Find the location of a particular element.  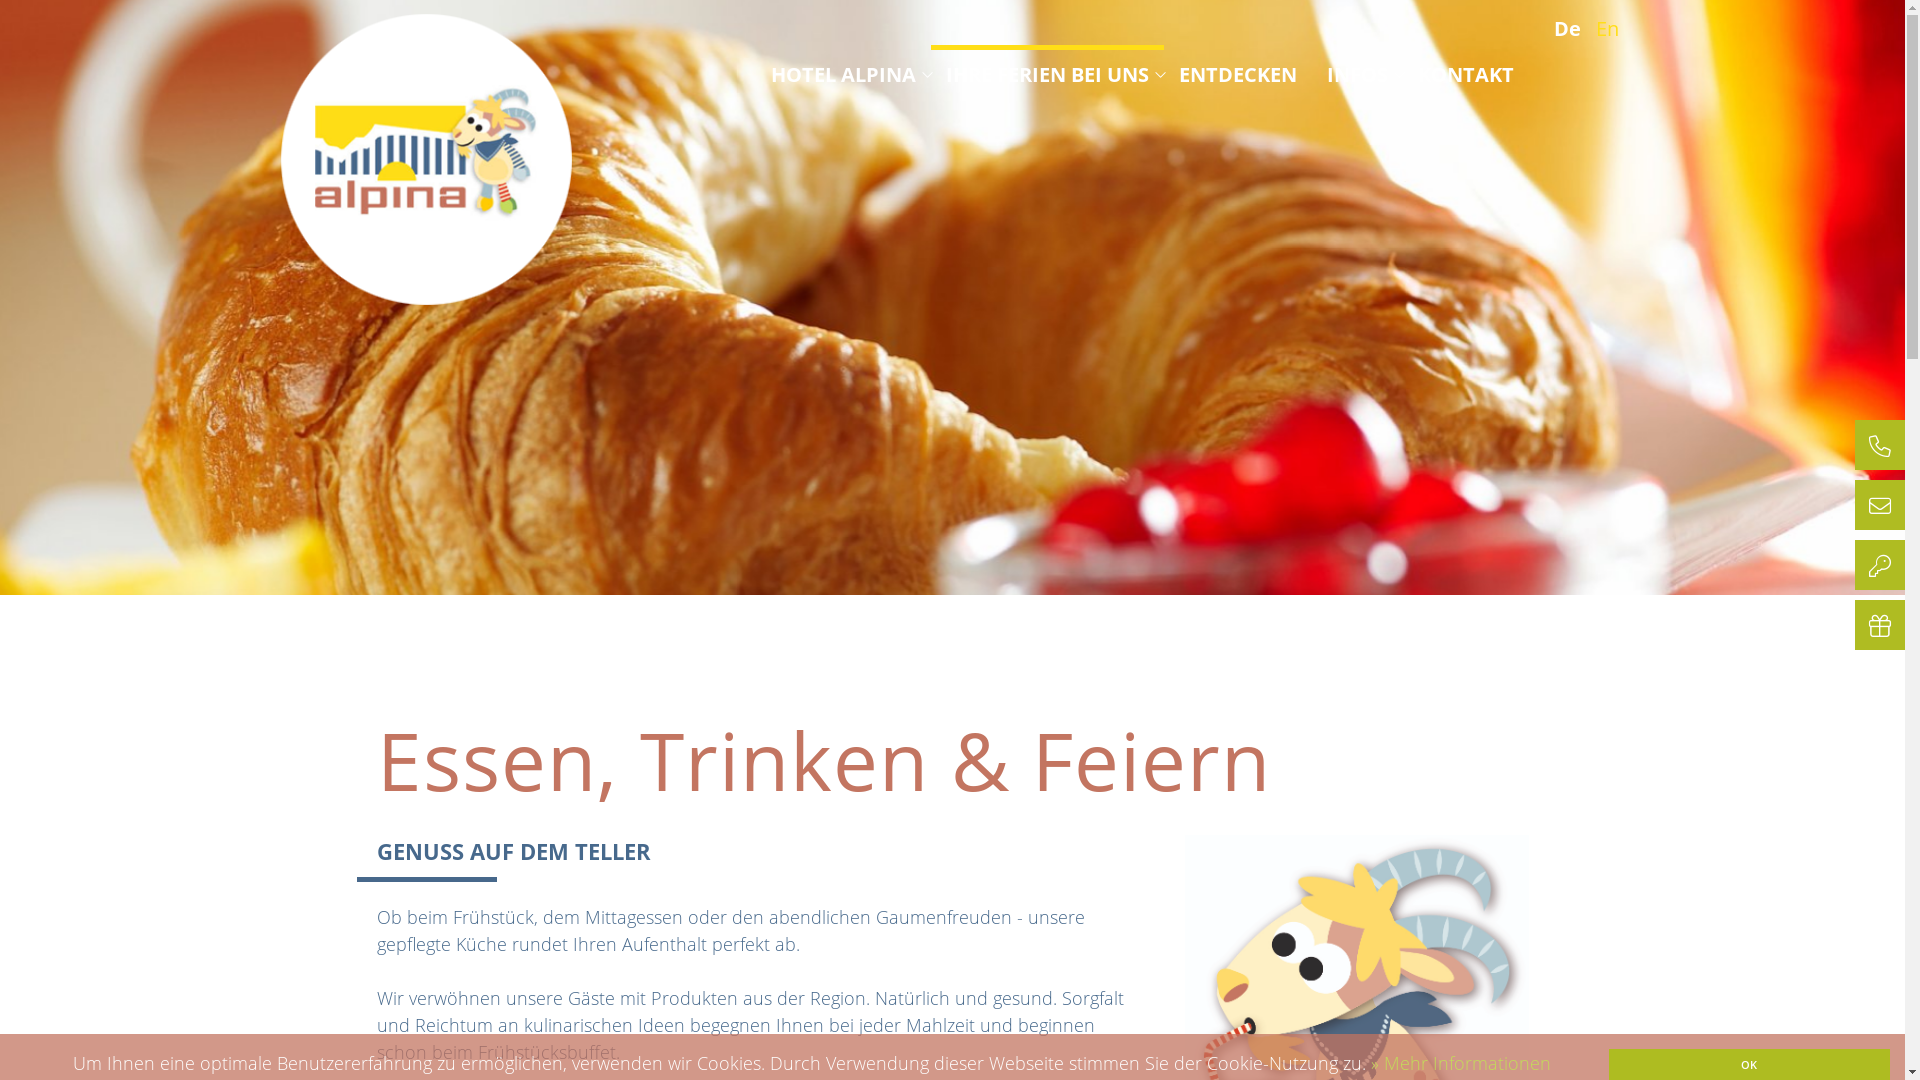

'KONTAKT' is located at coordinates (1465, 73).